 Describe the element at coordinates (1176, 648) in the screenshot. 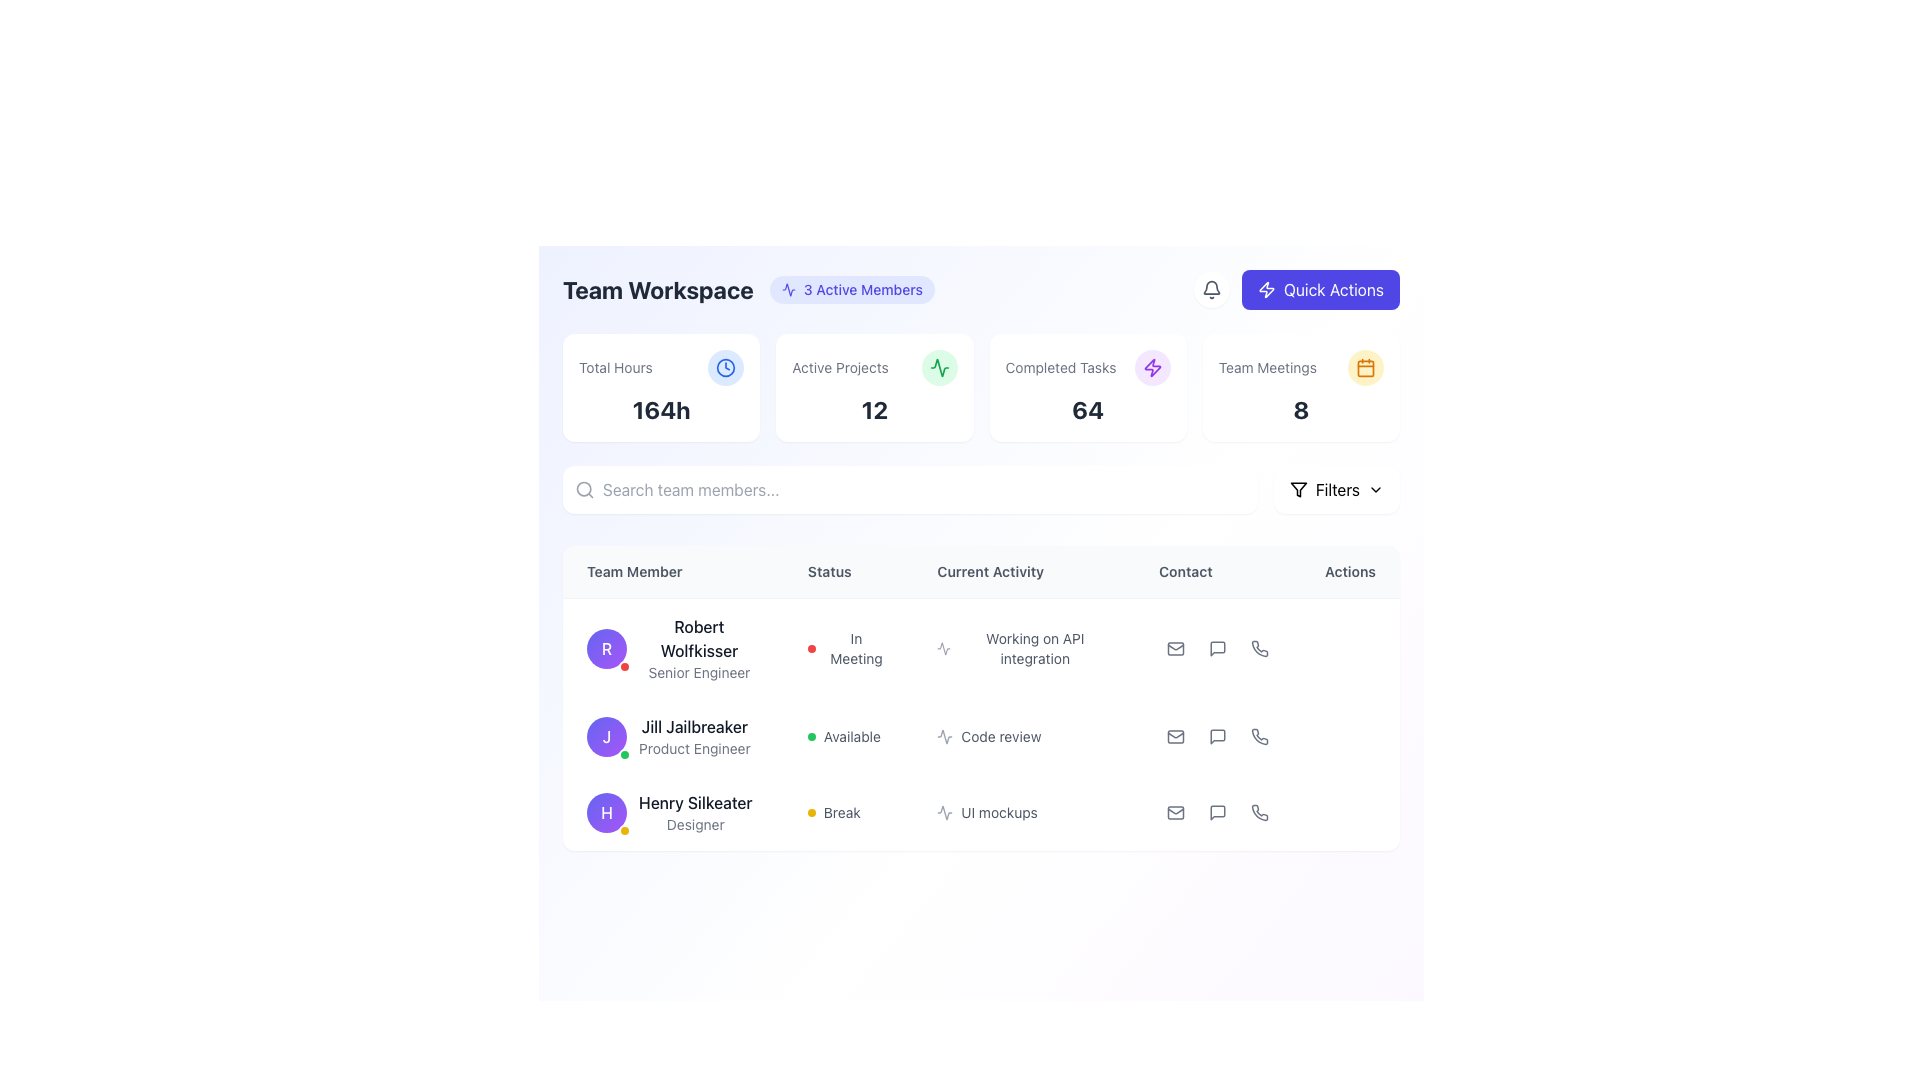

I see `the small, rounded rectangle-shaped button with an envelope icon at its center, located in the 'Contact' column of the table for 'Robert Wolfkisser'` at that location.